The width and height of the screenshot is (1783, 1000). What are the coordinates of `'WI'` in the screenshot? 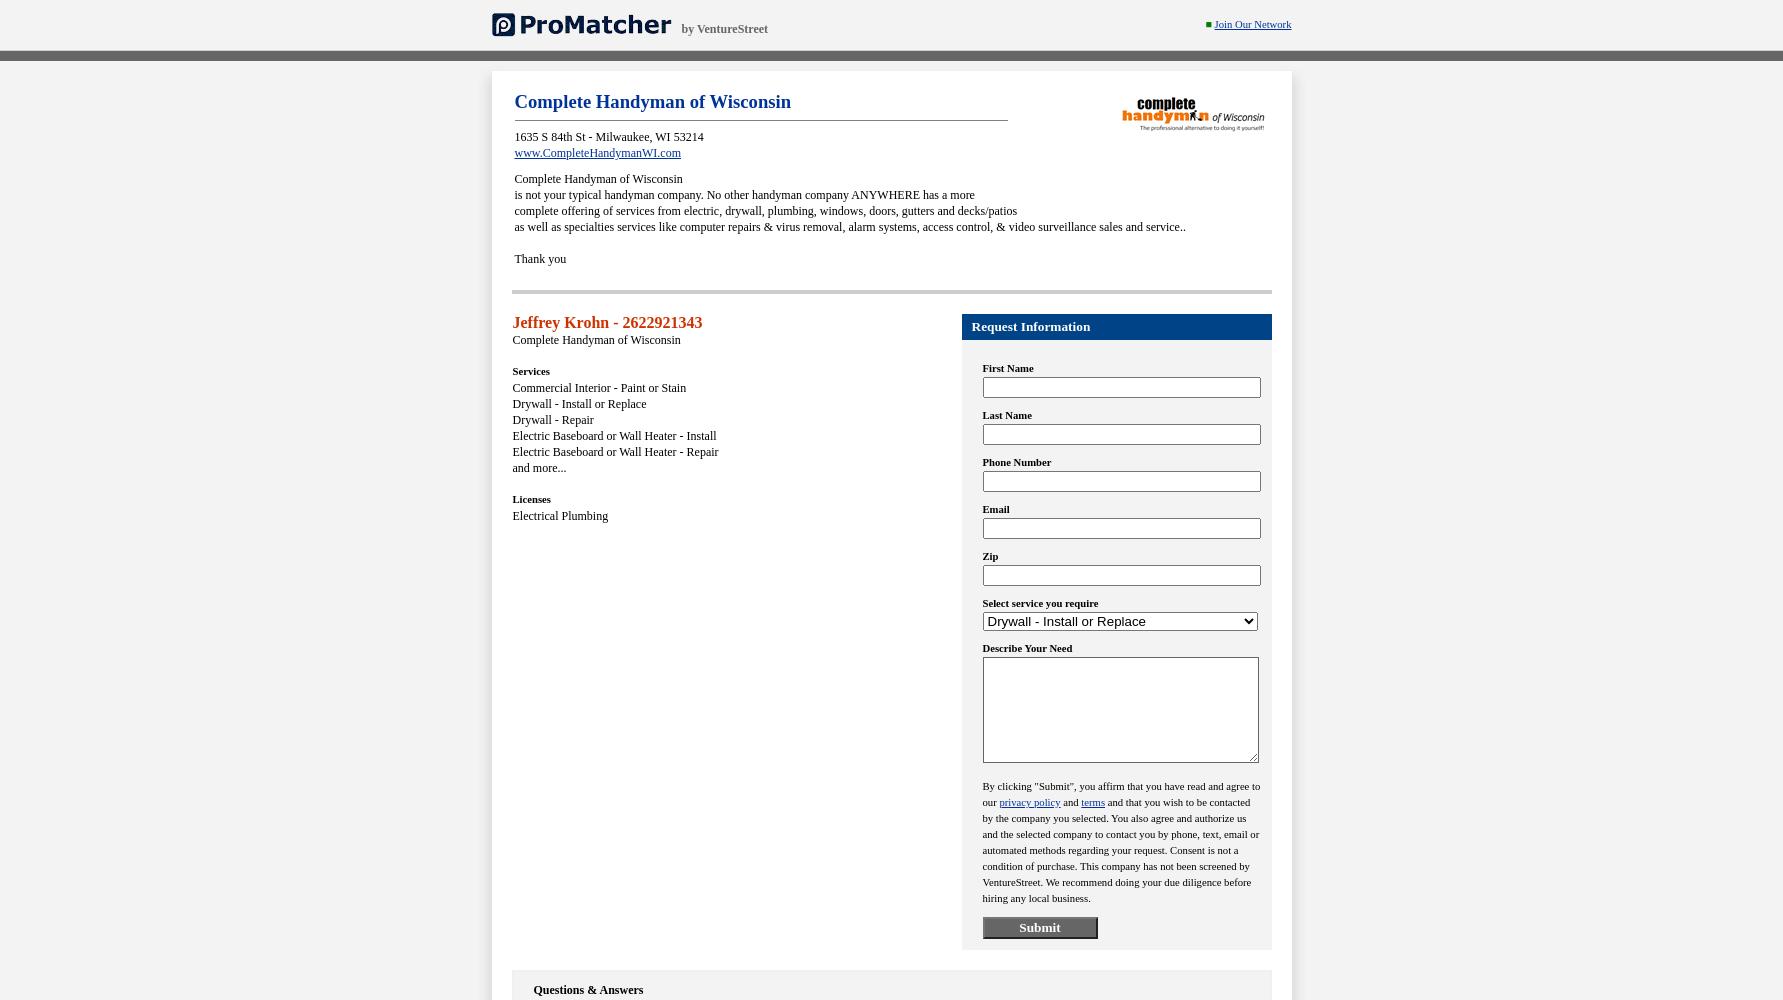 It's located at (655, 137).